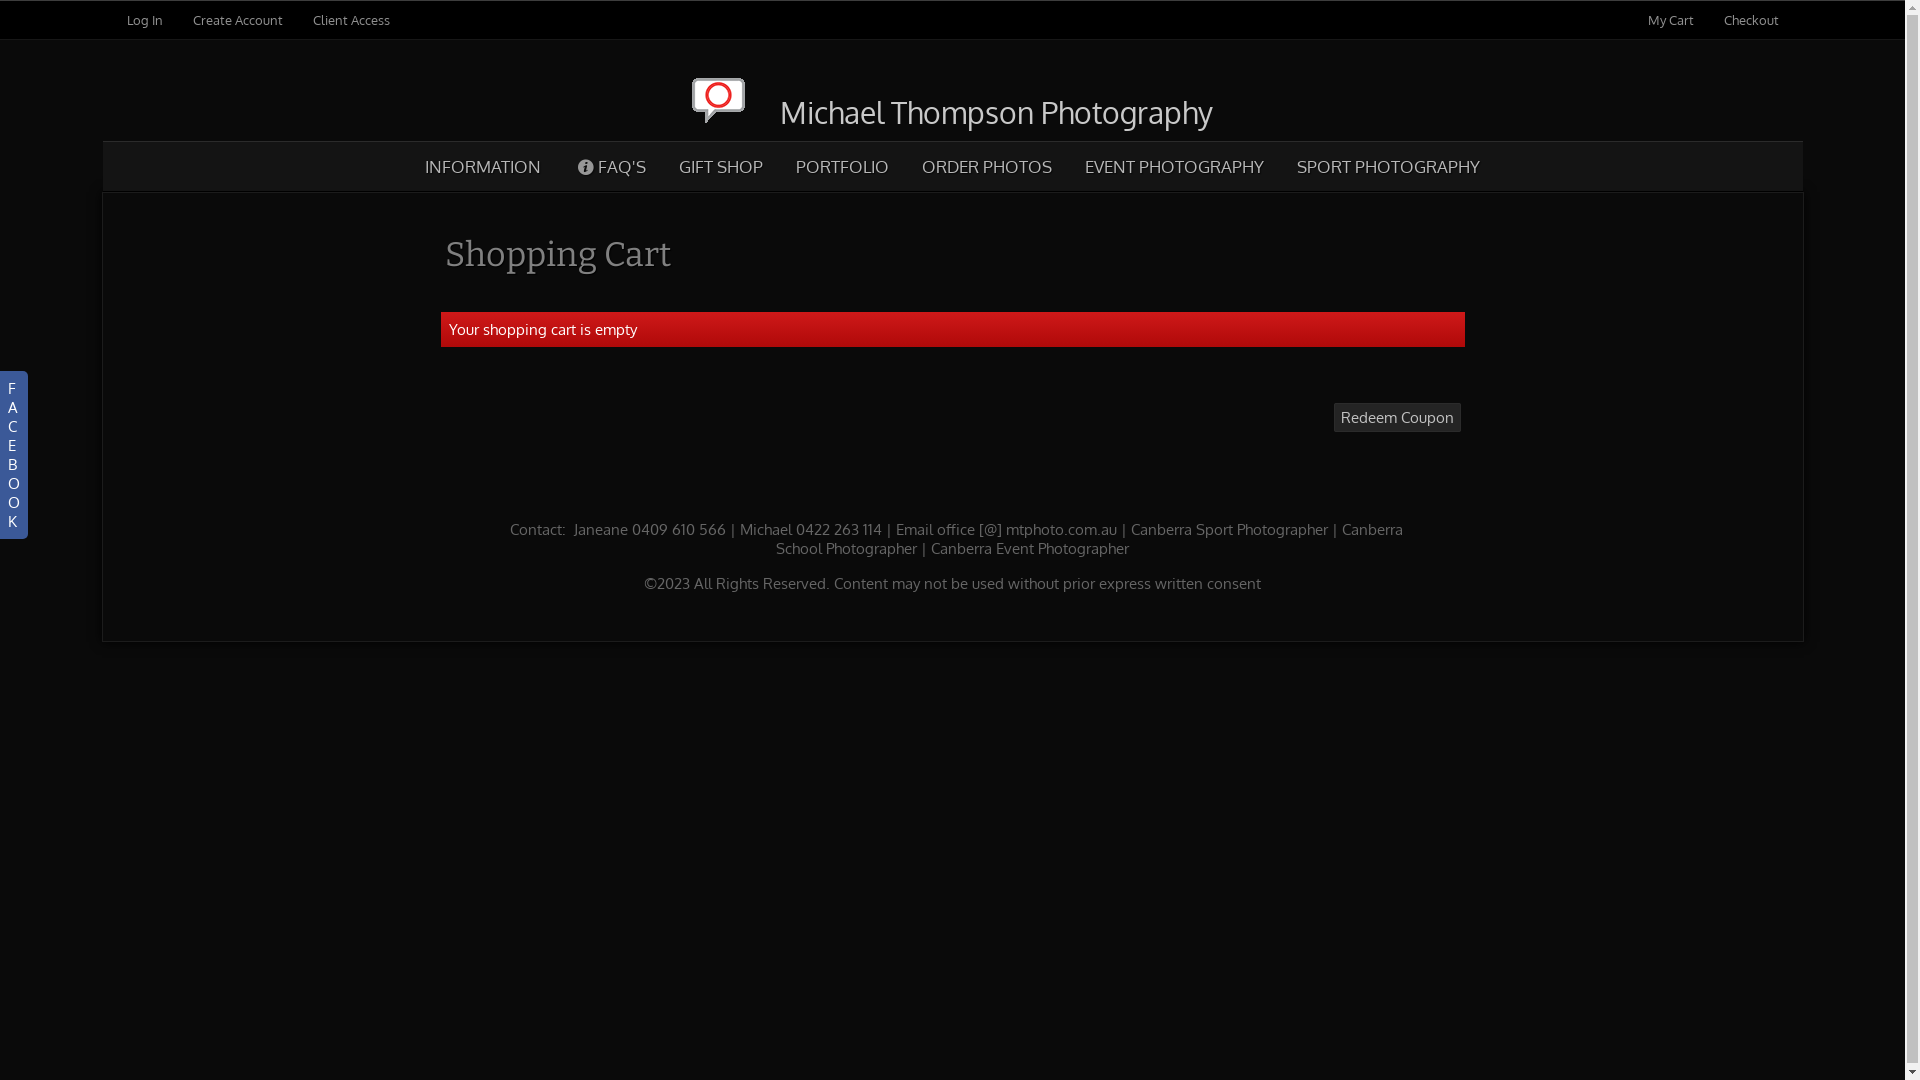  Describe the element at coordinates (609, 165) in the screenshot. I see `'FAQ'S'` at that location.